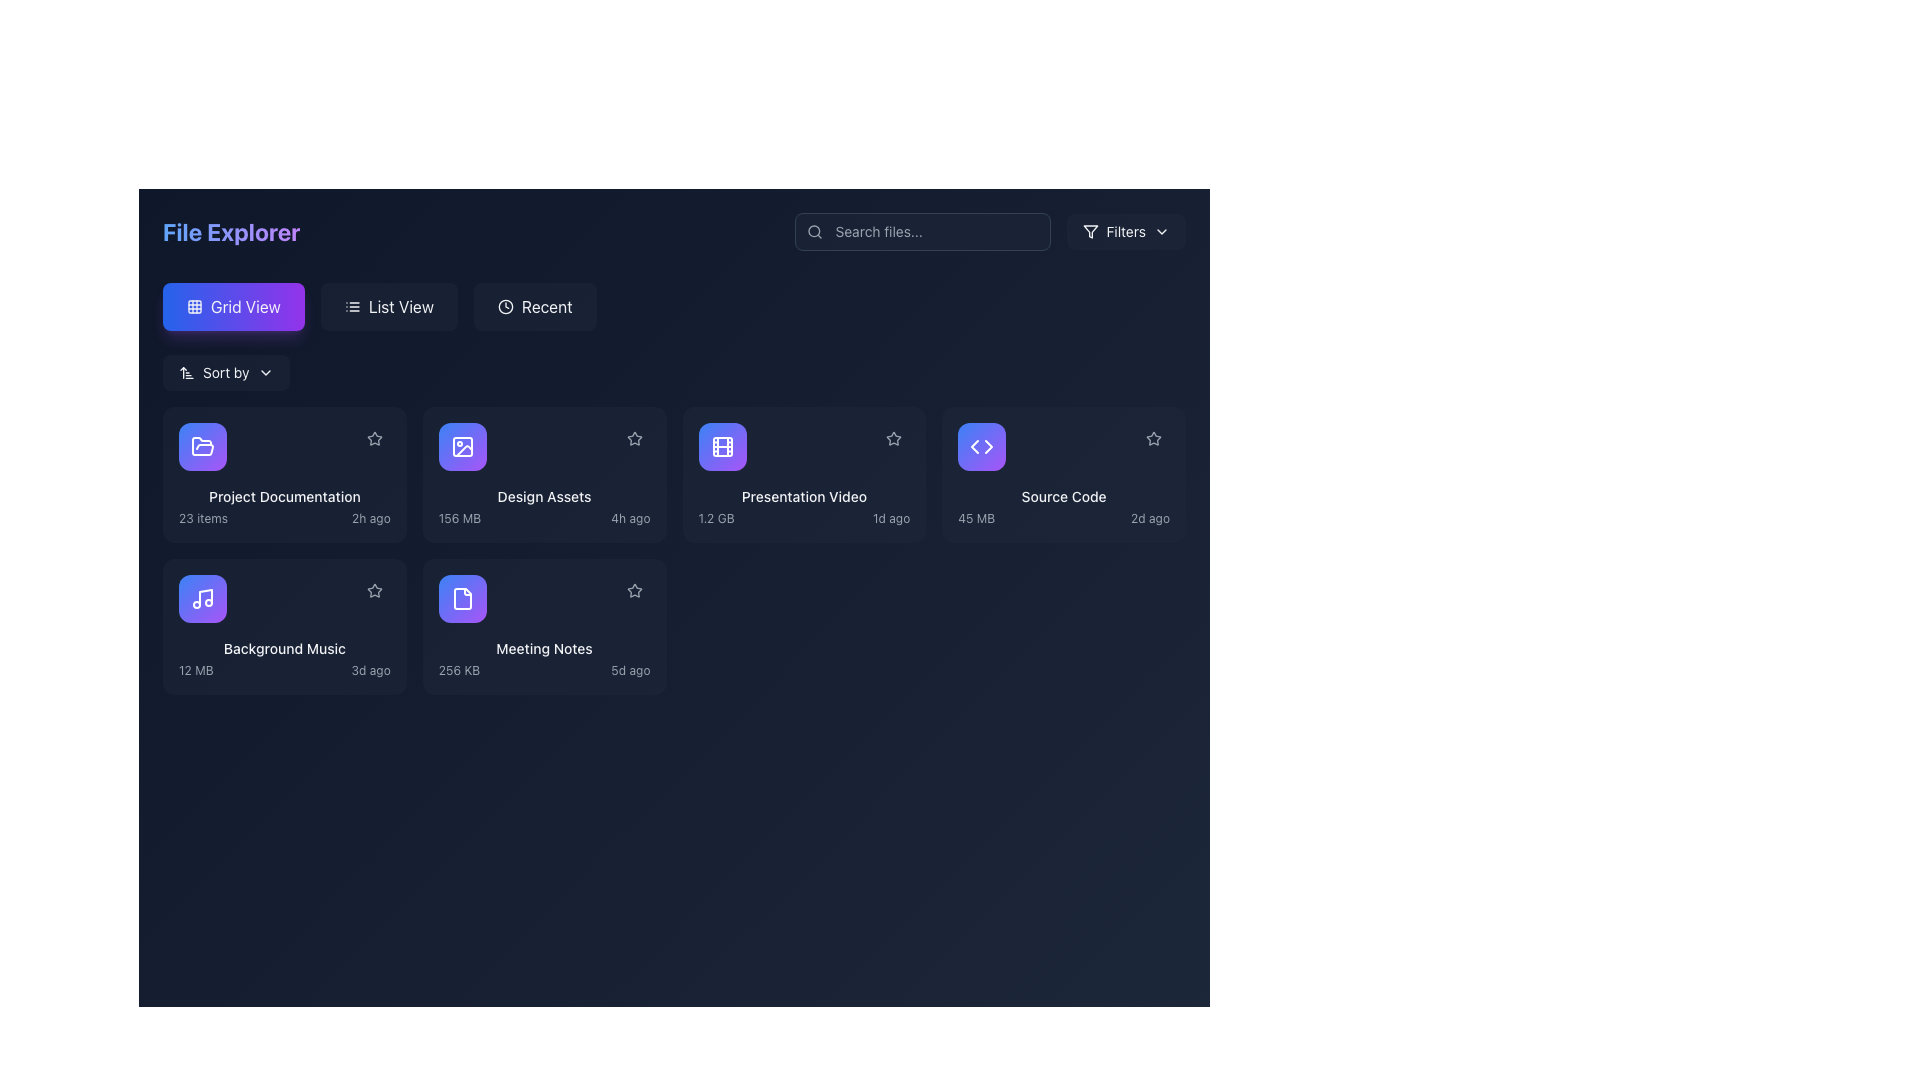 The width and height of the screenshot is (1920, 1080). What do you see at coordinates (721, 446) in the screenshot?
I see `the SVG-based icon representing the media or video file associated with the 'Presentation Video' card, located in the third column of the top row` at bounding box center [721, 446].